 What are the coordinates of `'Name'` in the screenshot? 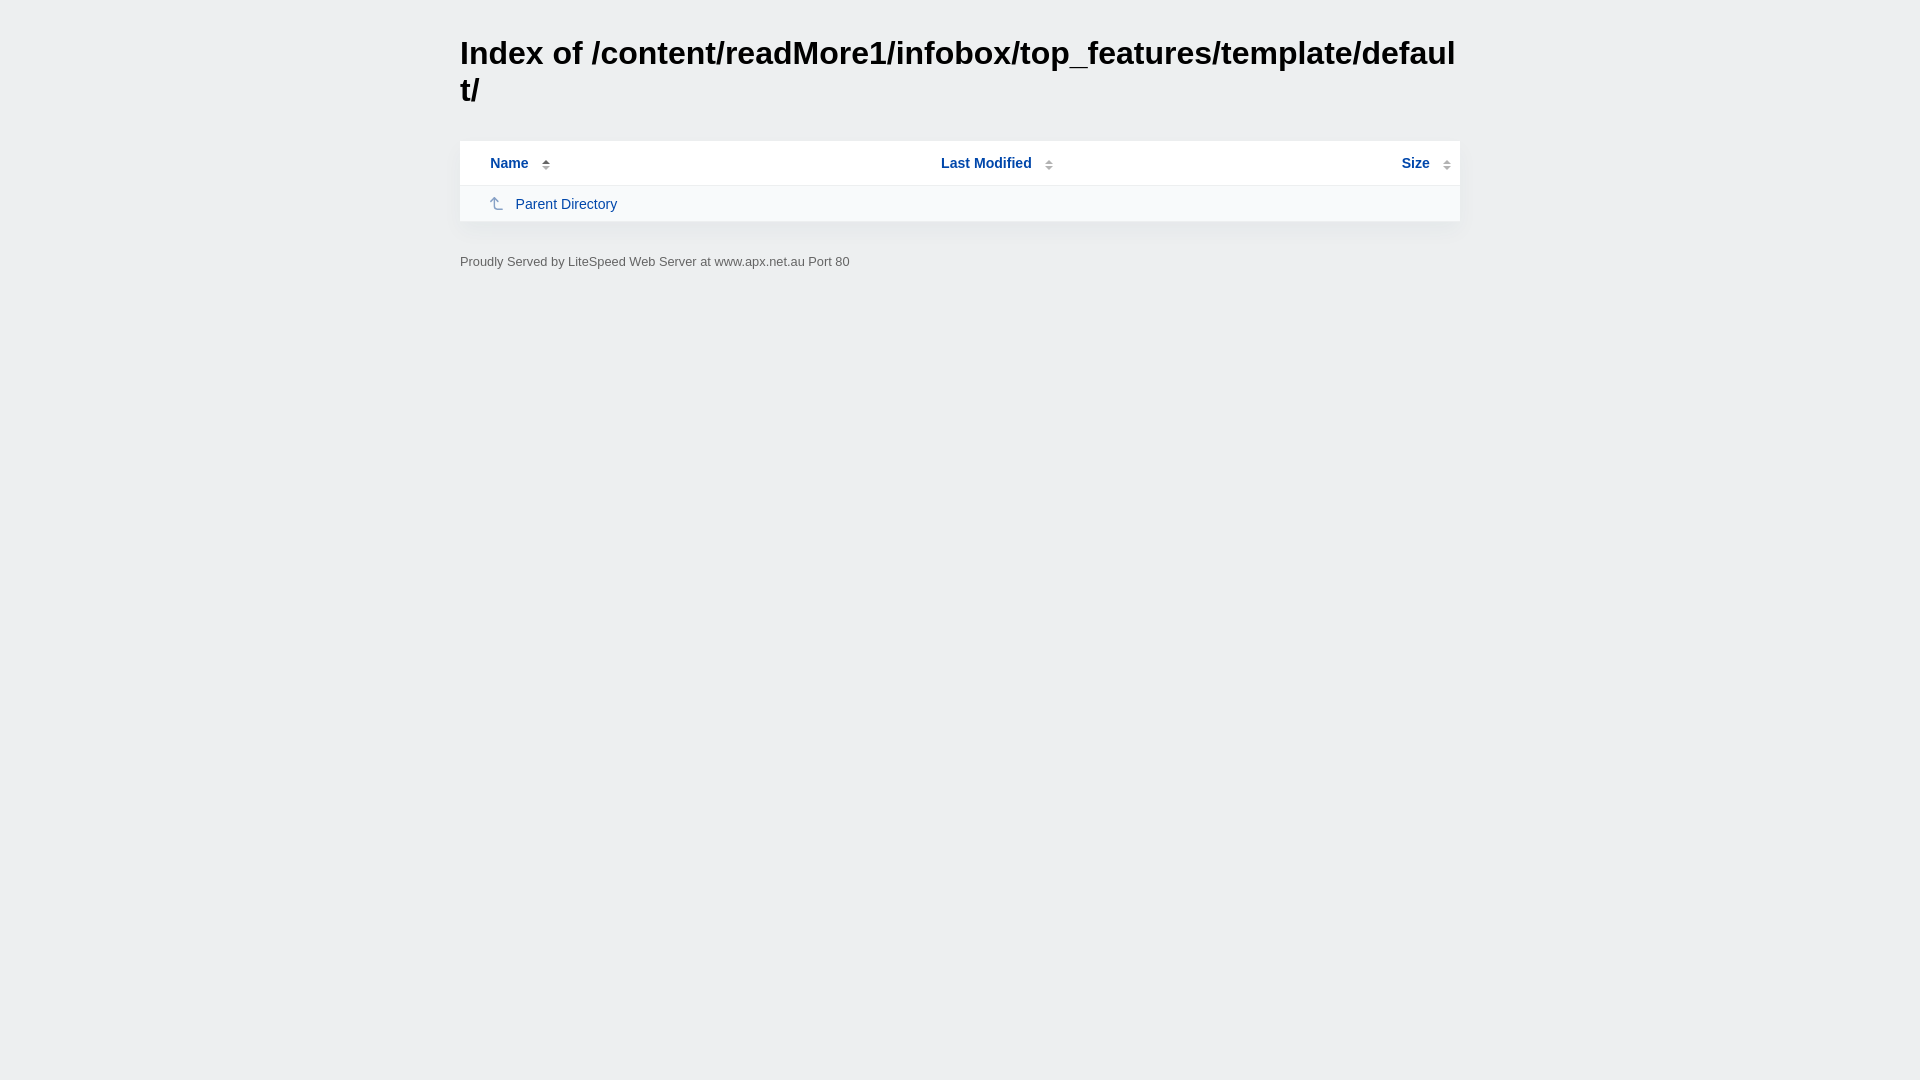 It's located at (508, 161).